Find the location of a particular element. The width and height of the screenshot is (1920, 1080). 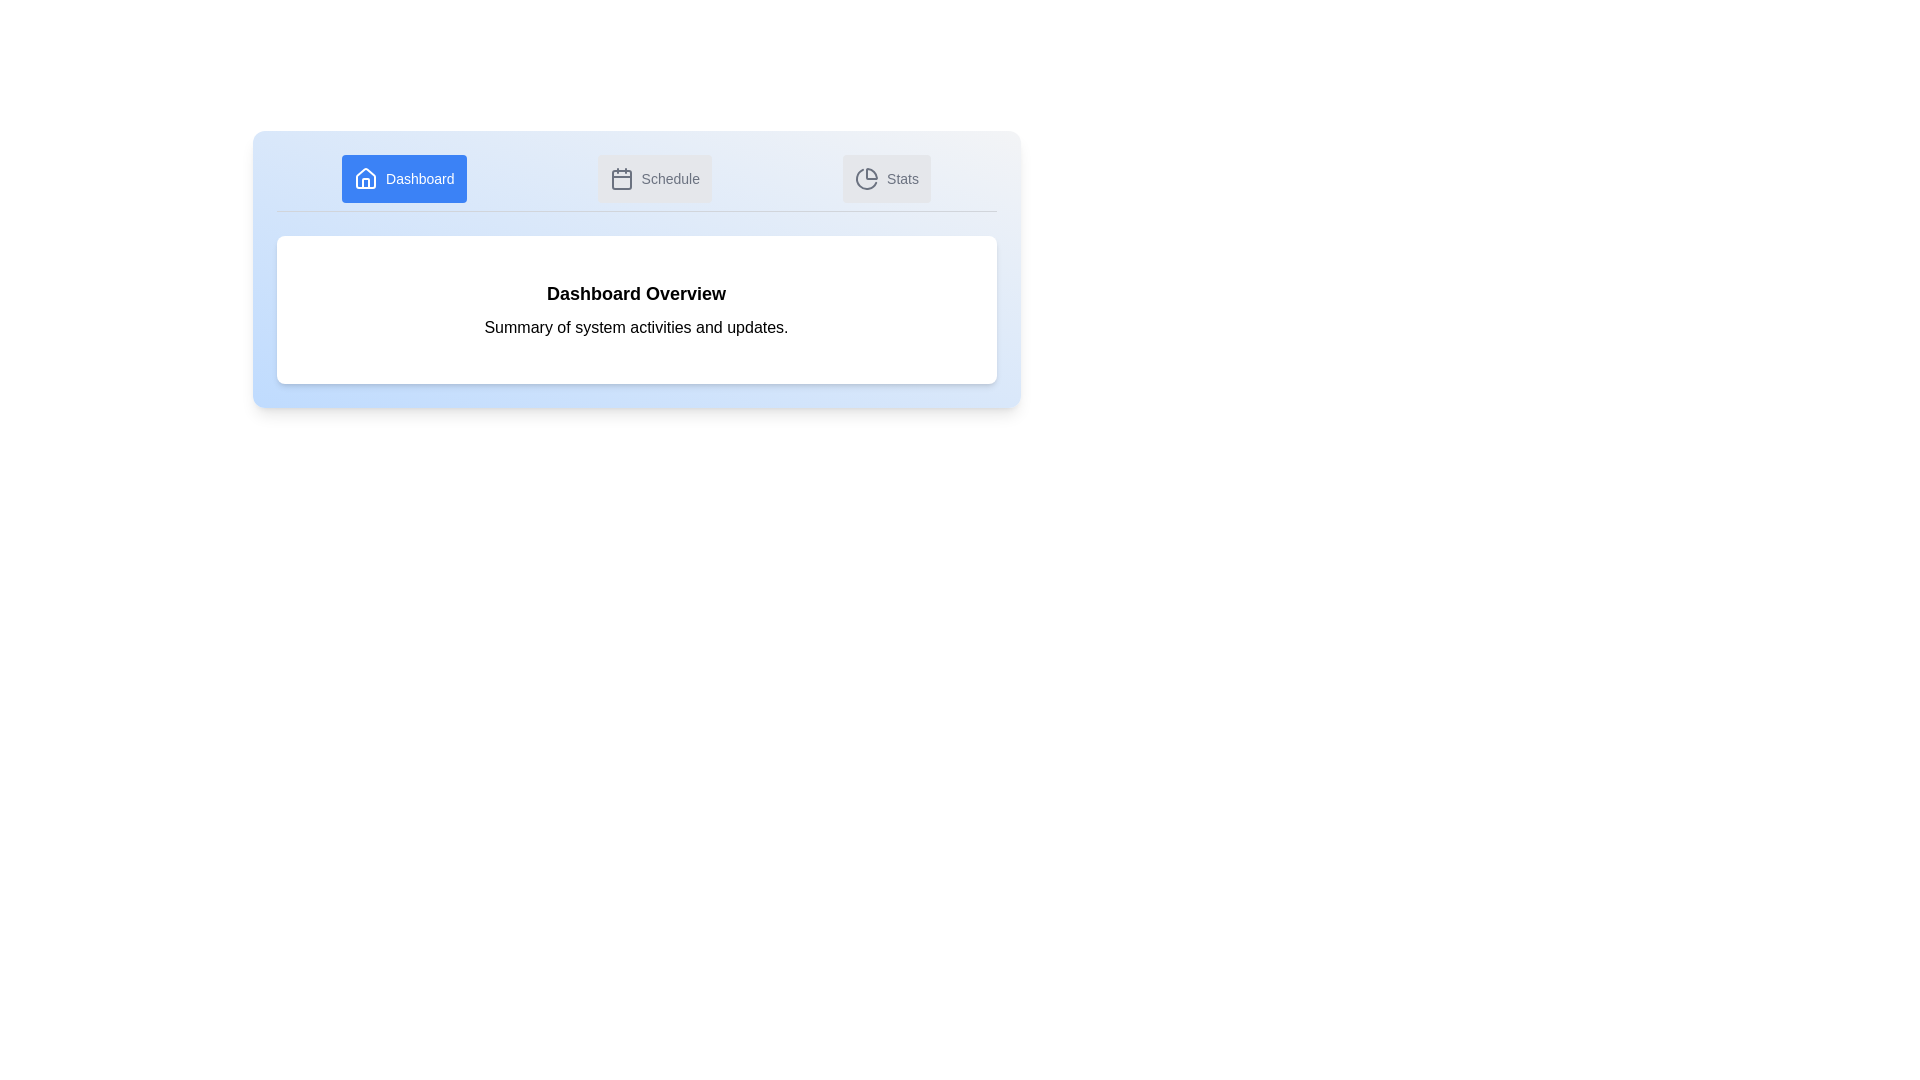

the Schedule tab by clicking on it is located at coordinates (654, 177).